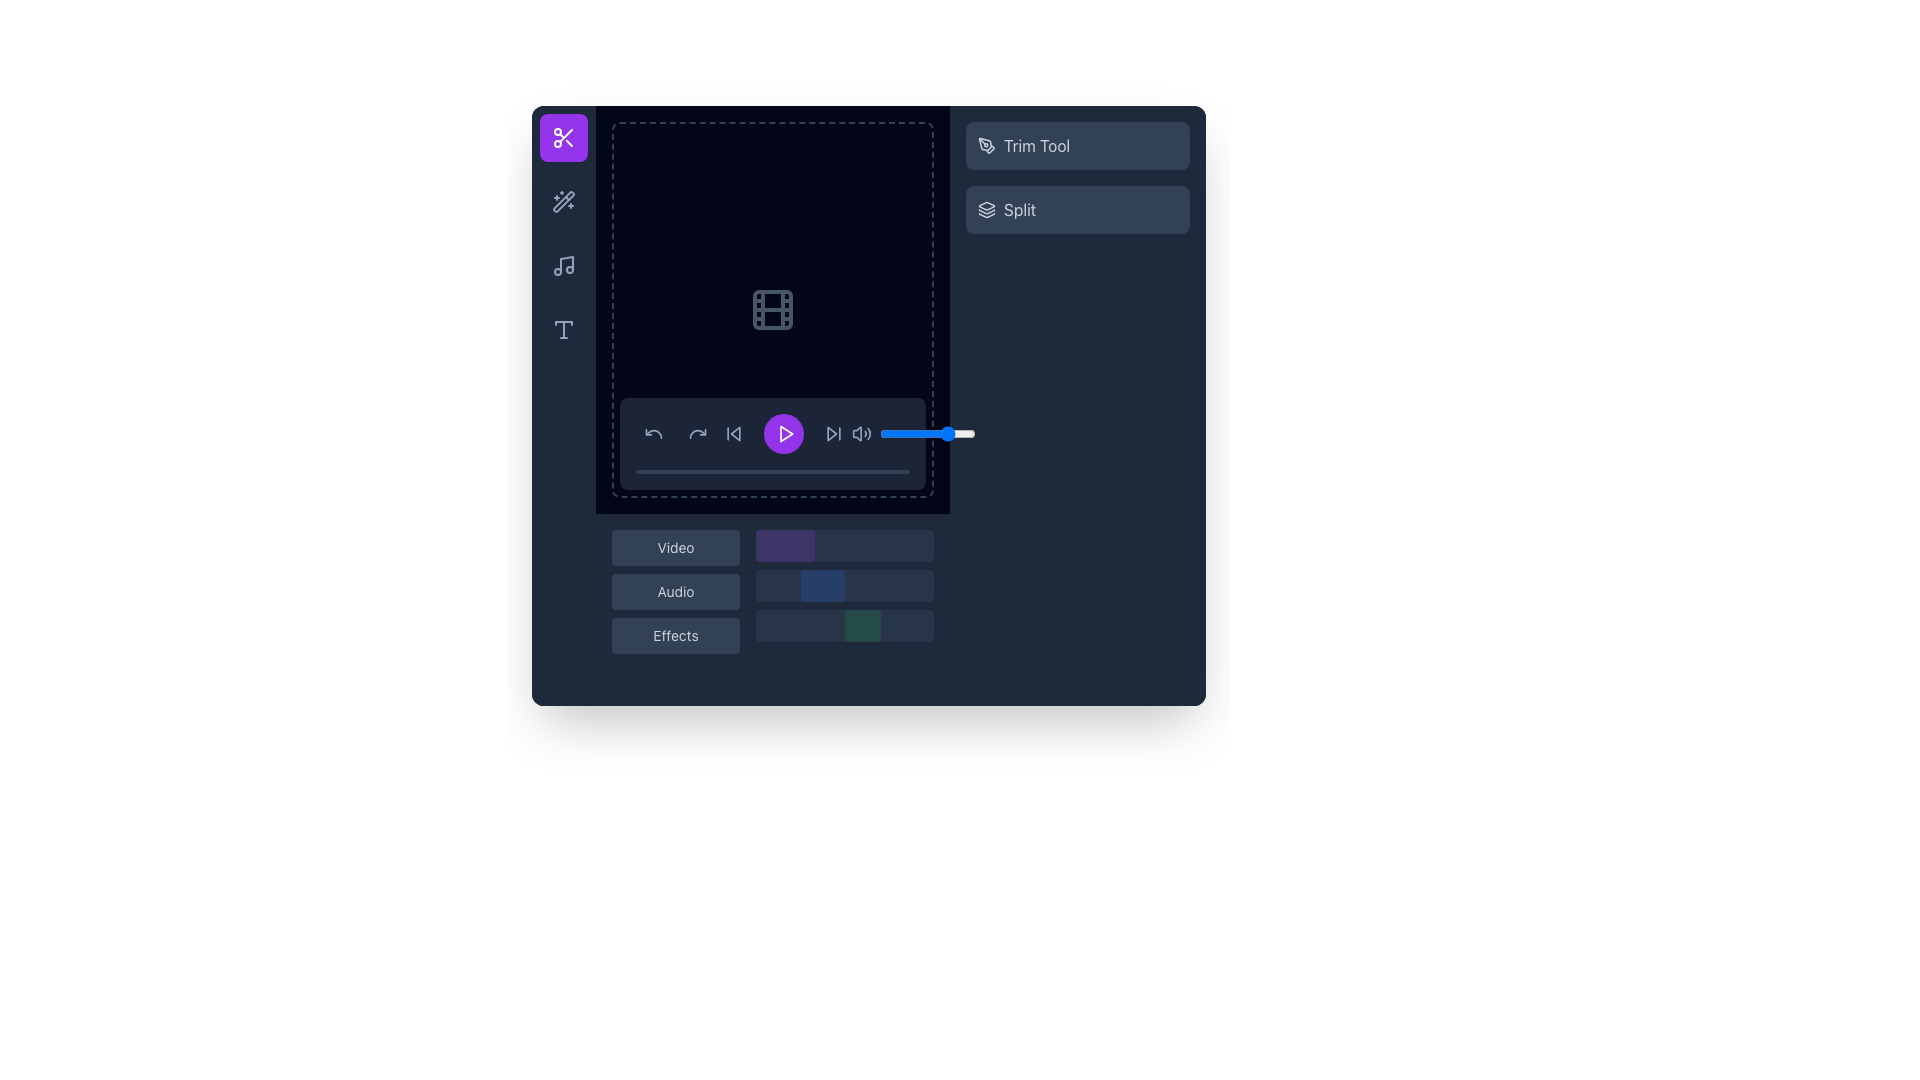 This screenshot has height=1080, width=1920. Describe the element at coordinates (785, 433) in the screenshot. I see `the play button icon, which is a triangular shape oriented to the right, located within a purple circular button in the media control section at the center-bottom of the interface` at that location.